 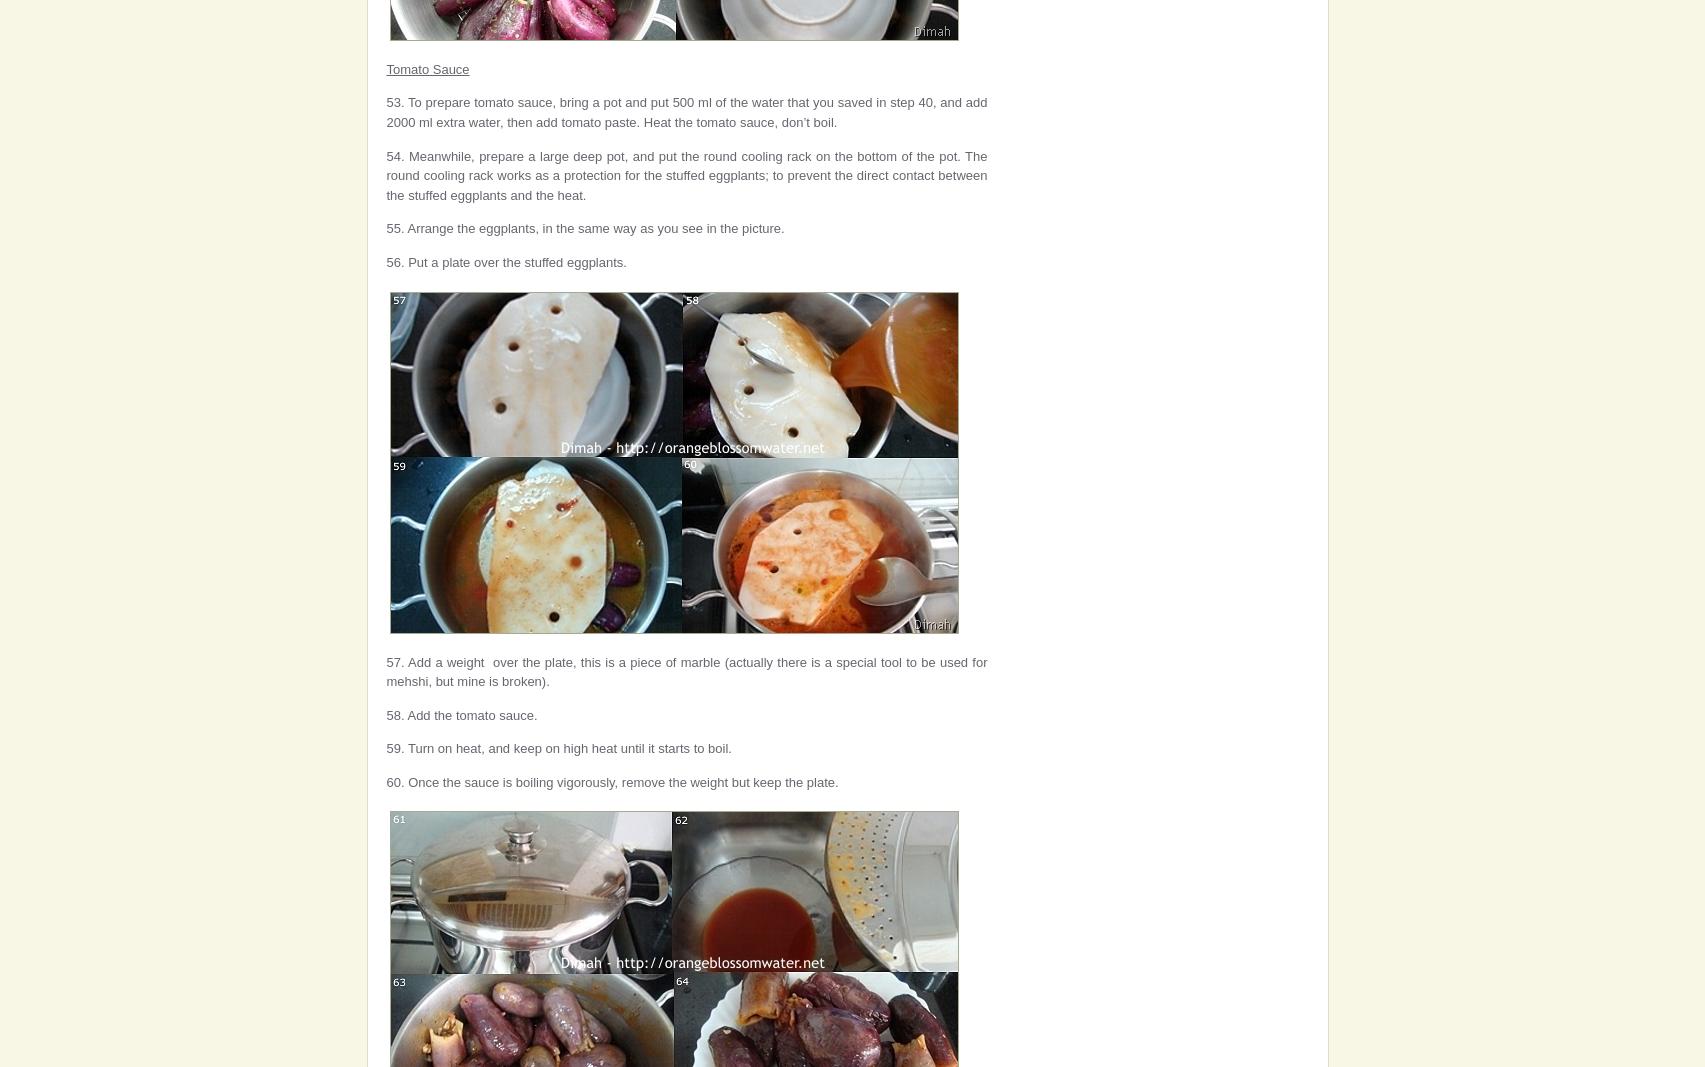 I want to click on '54. Meanwhile, prepare a large deep pot, and put the round cooling rack on the bottom of the pot. The round cooling rack works as a protection for the stuffed eggplants; to prevent the direct contact between the stuffed eggplants and the heat.', so click(x=385, y=173).